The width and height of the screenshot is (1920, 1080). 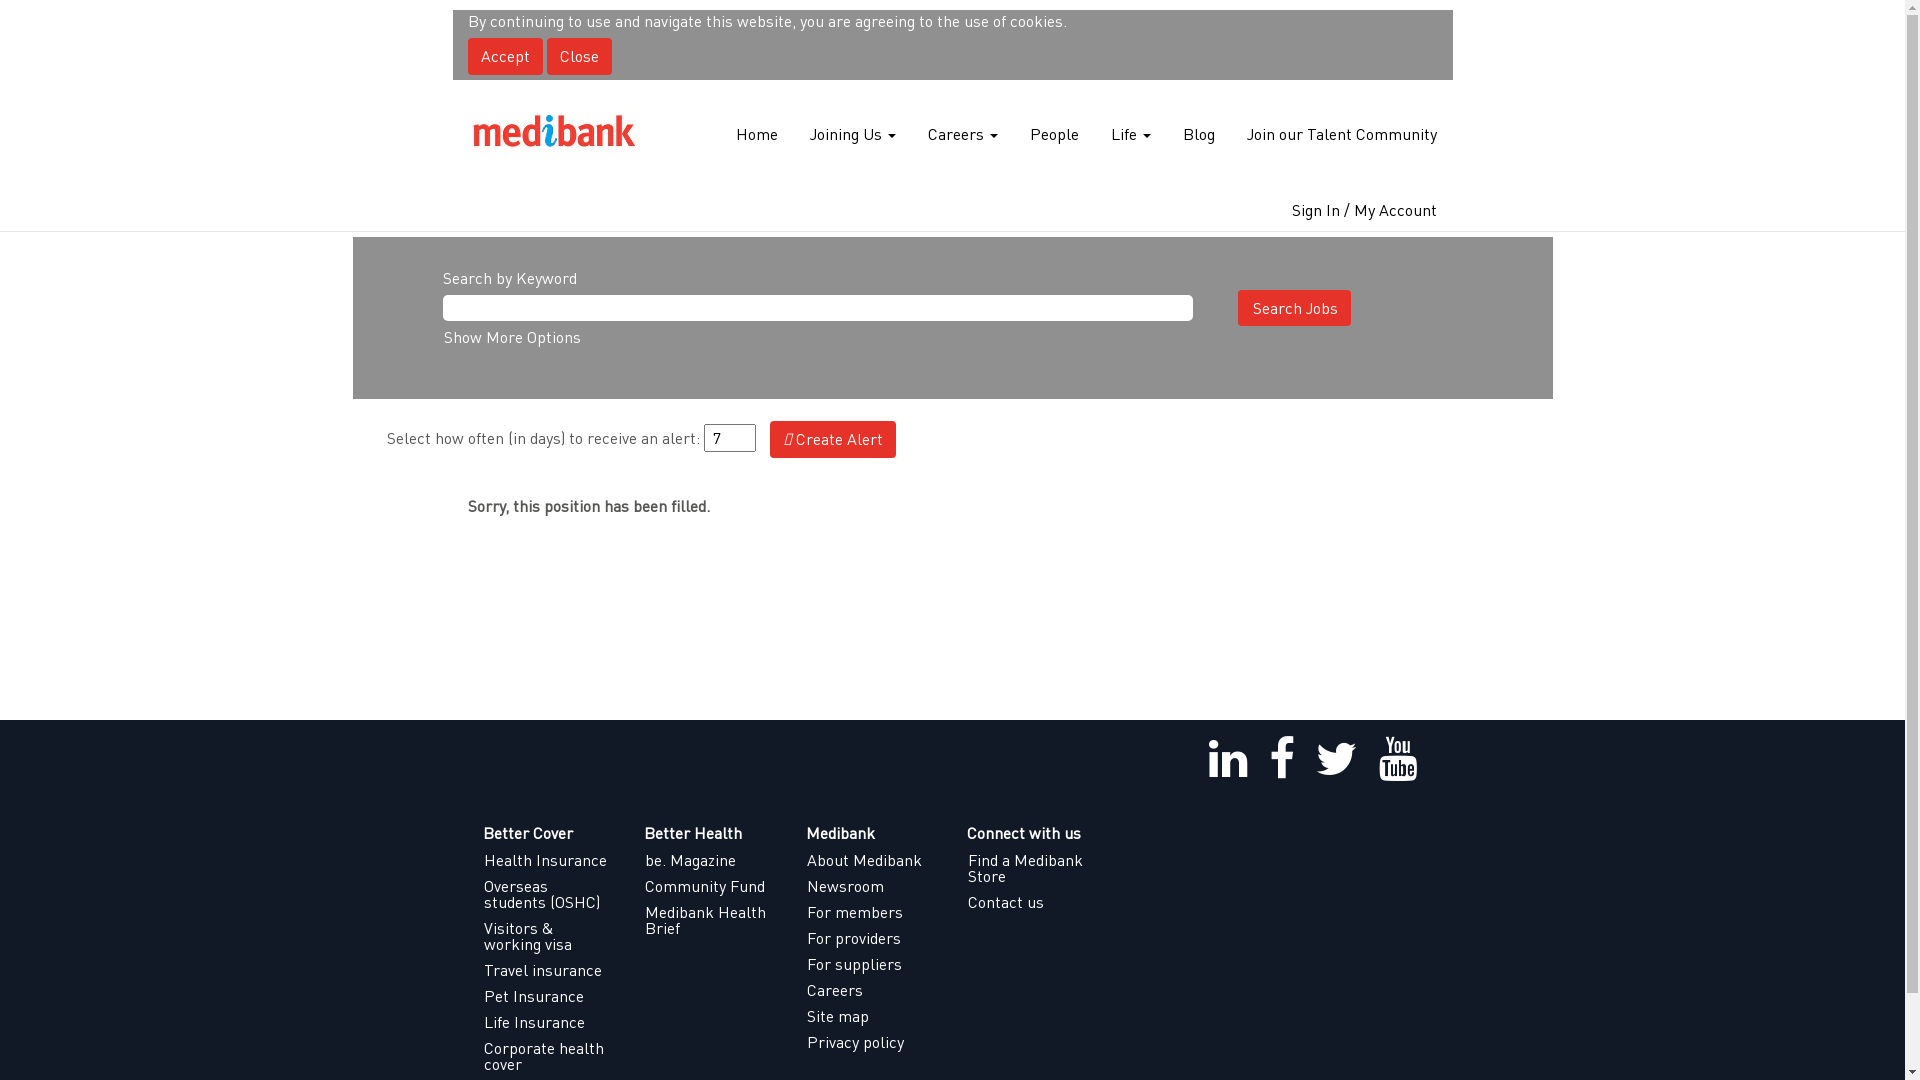 What do you see at coordinates (1199, 134) in the screenshot?
I see `'Blog'` at bounding box center [1199, 134].